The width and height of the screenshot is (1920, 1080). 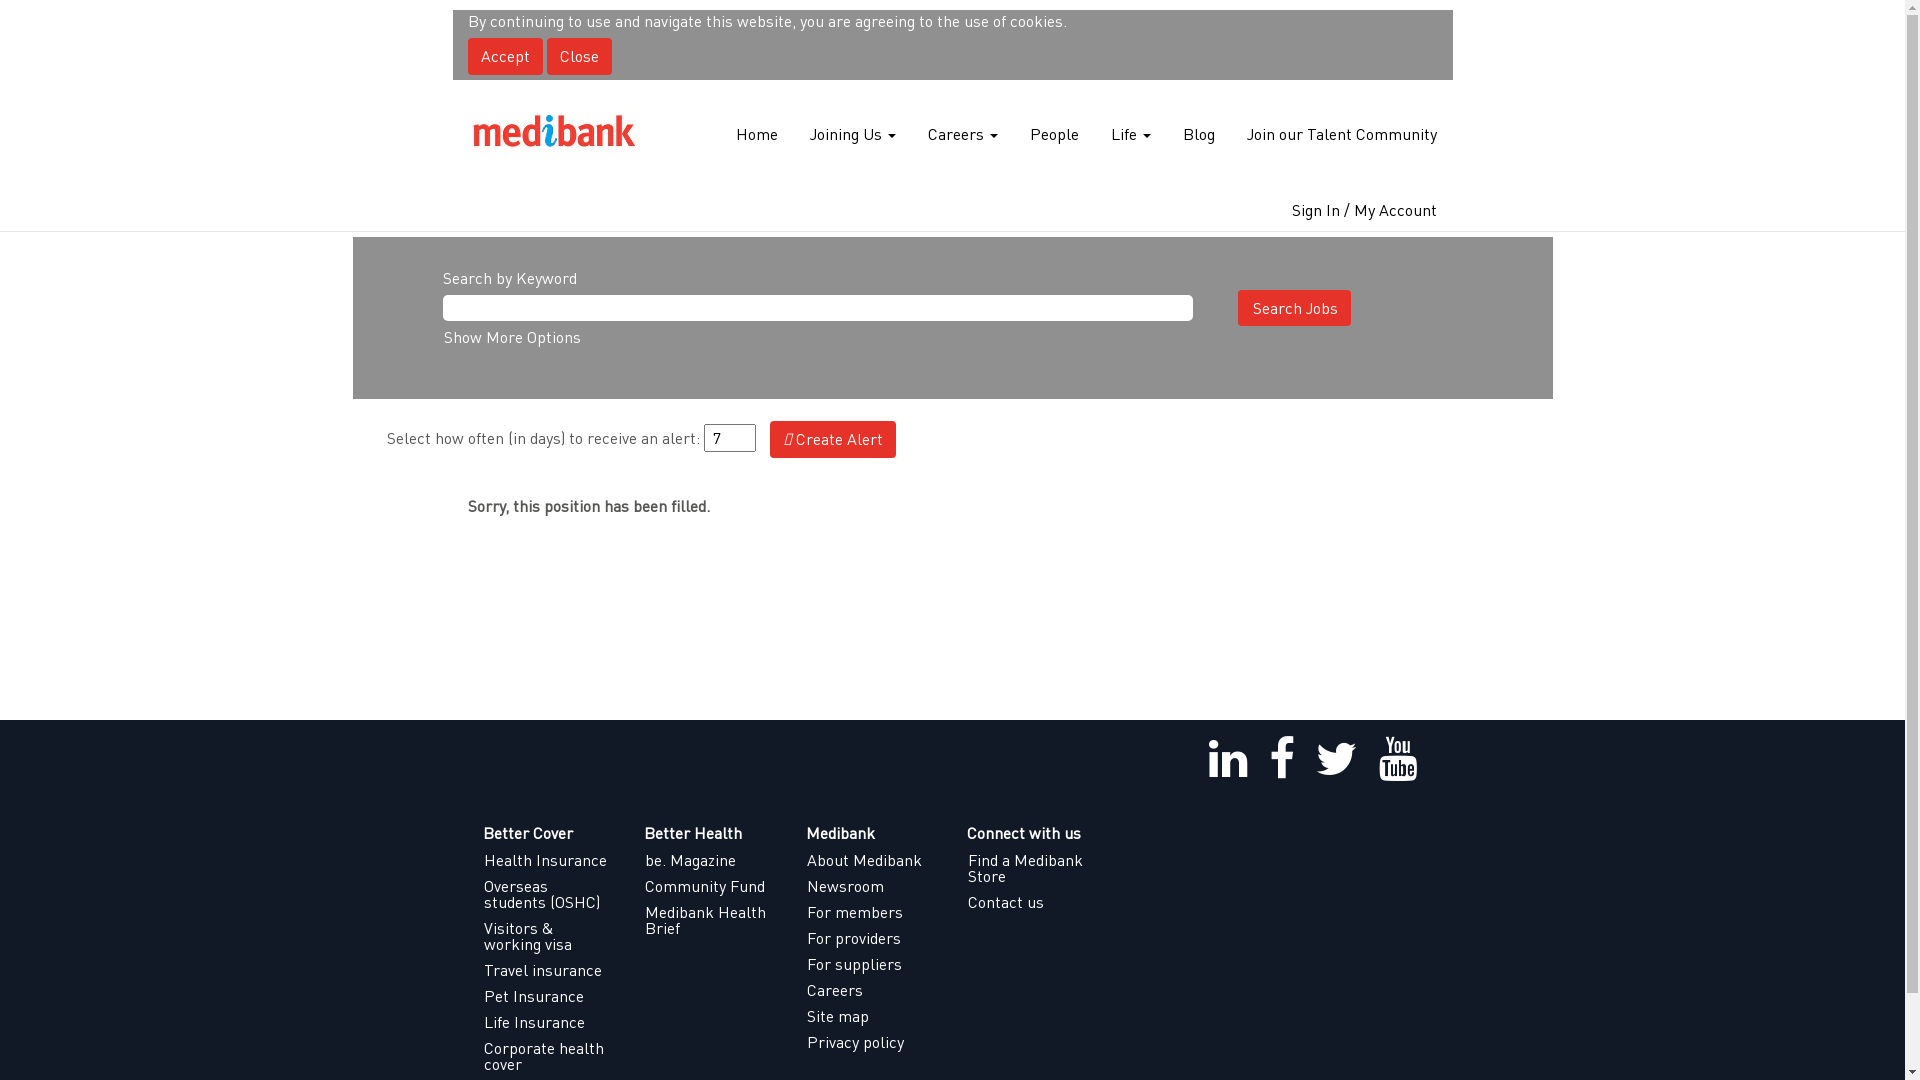 What do you see at coordinates (1199, 134) in the screenshot?
I see `'Blog'` at bounding box center [1199, 134].